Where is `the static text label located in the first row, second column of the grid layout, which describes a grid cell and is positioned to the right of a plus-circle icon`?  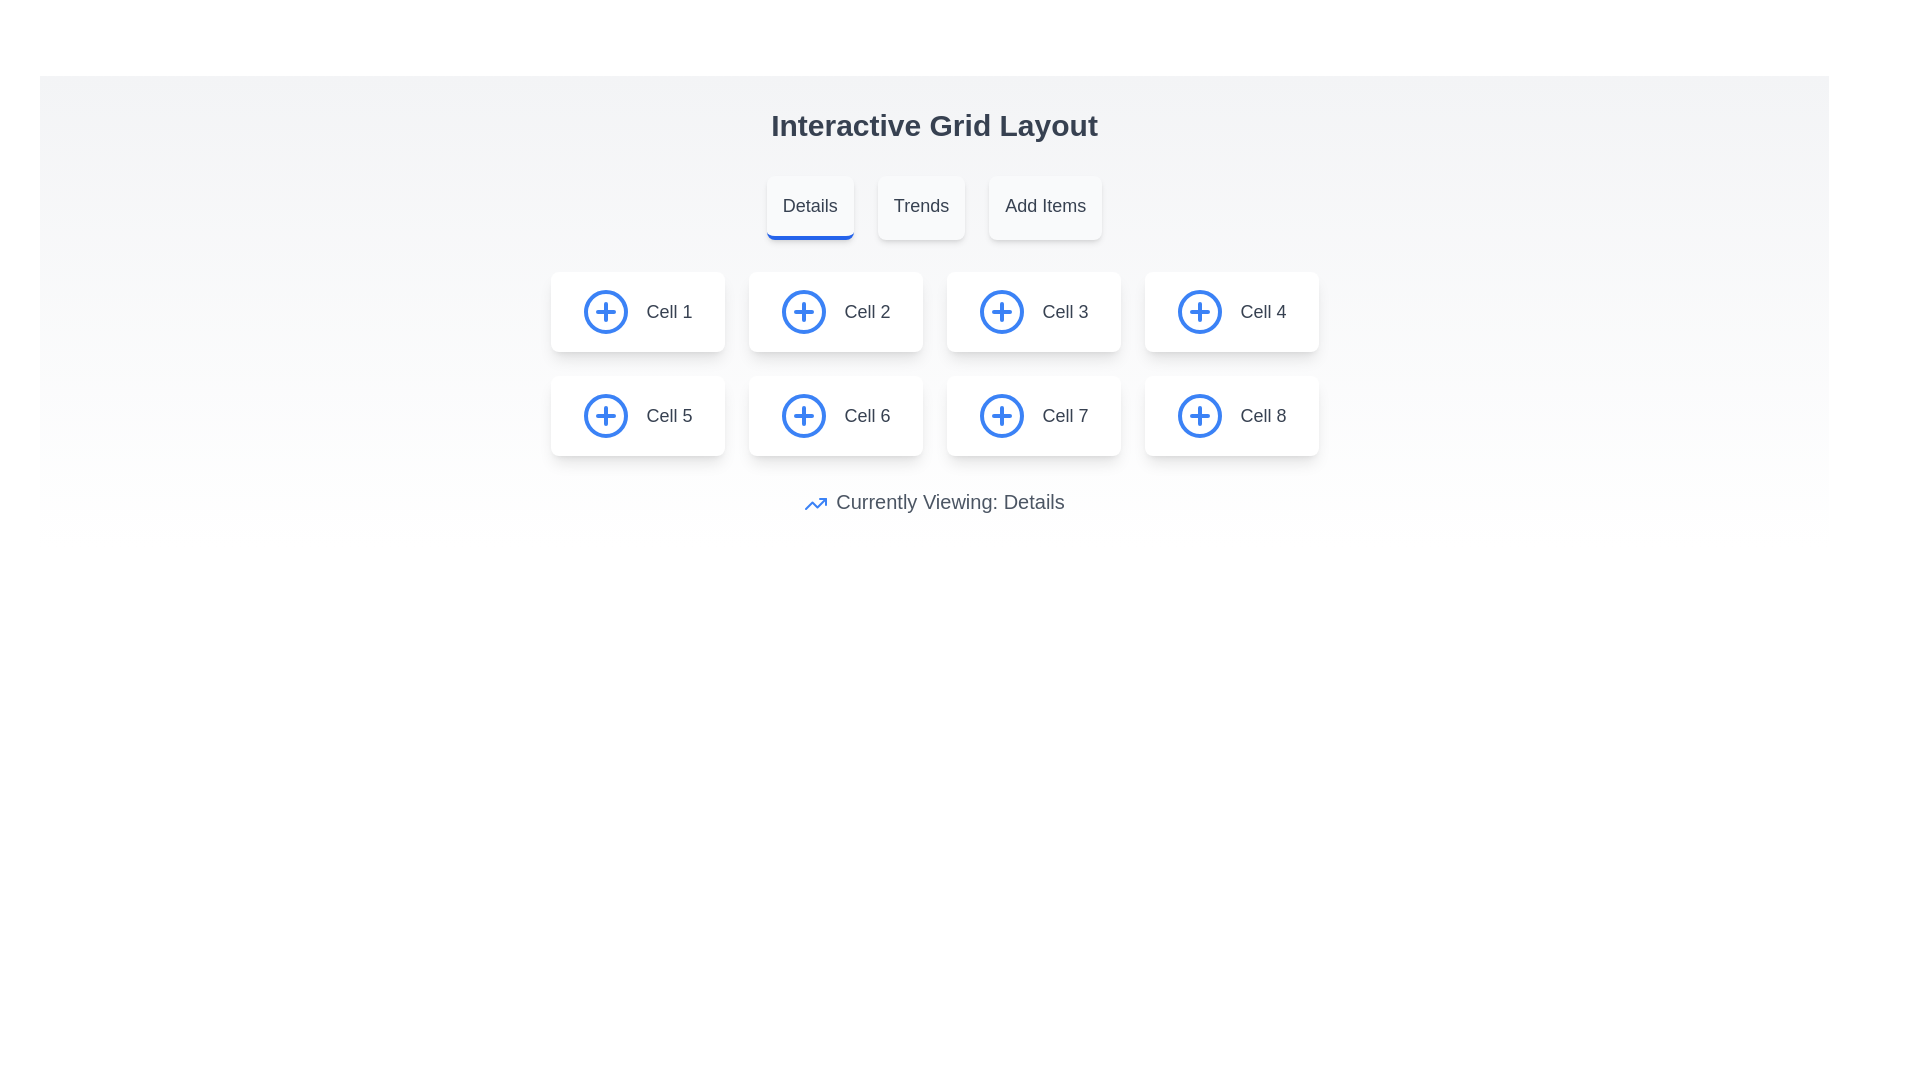 the static text label located in the first row, second column of the grid layout, which describes a grid cell and is positioned to the right of a plus-circle icon is located at coordinates (867, 312).